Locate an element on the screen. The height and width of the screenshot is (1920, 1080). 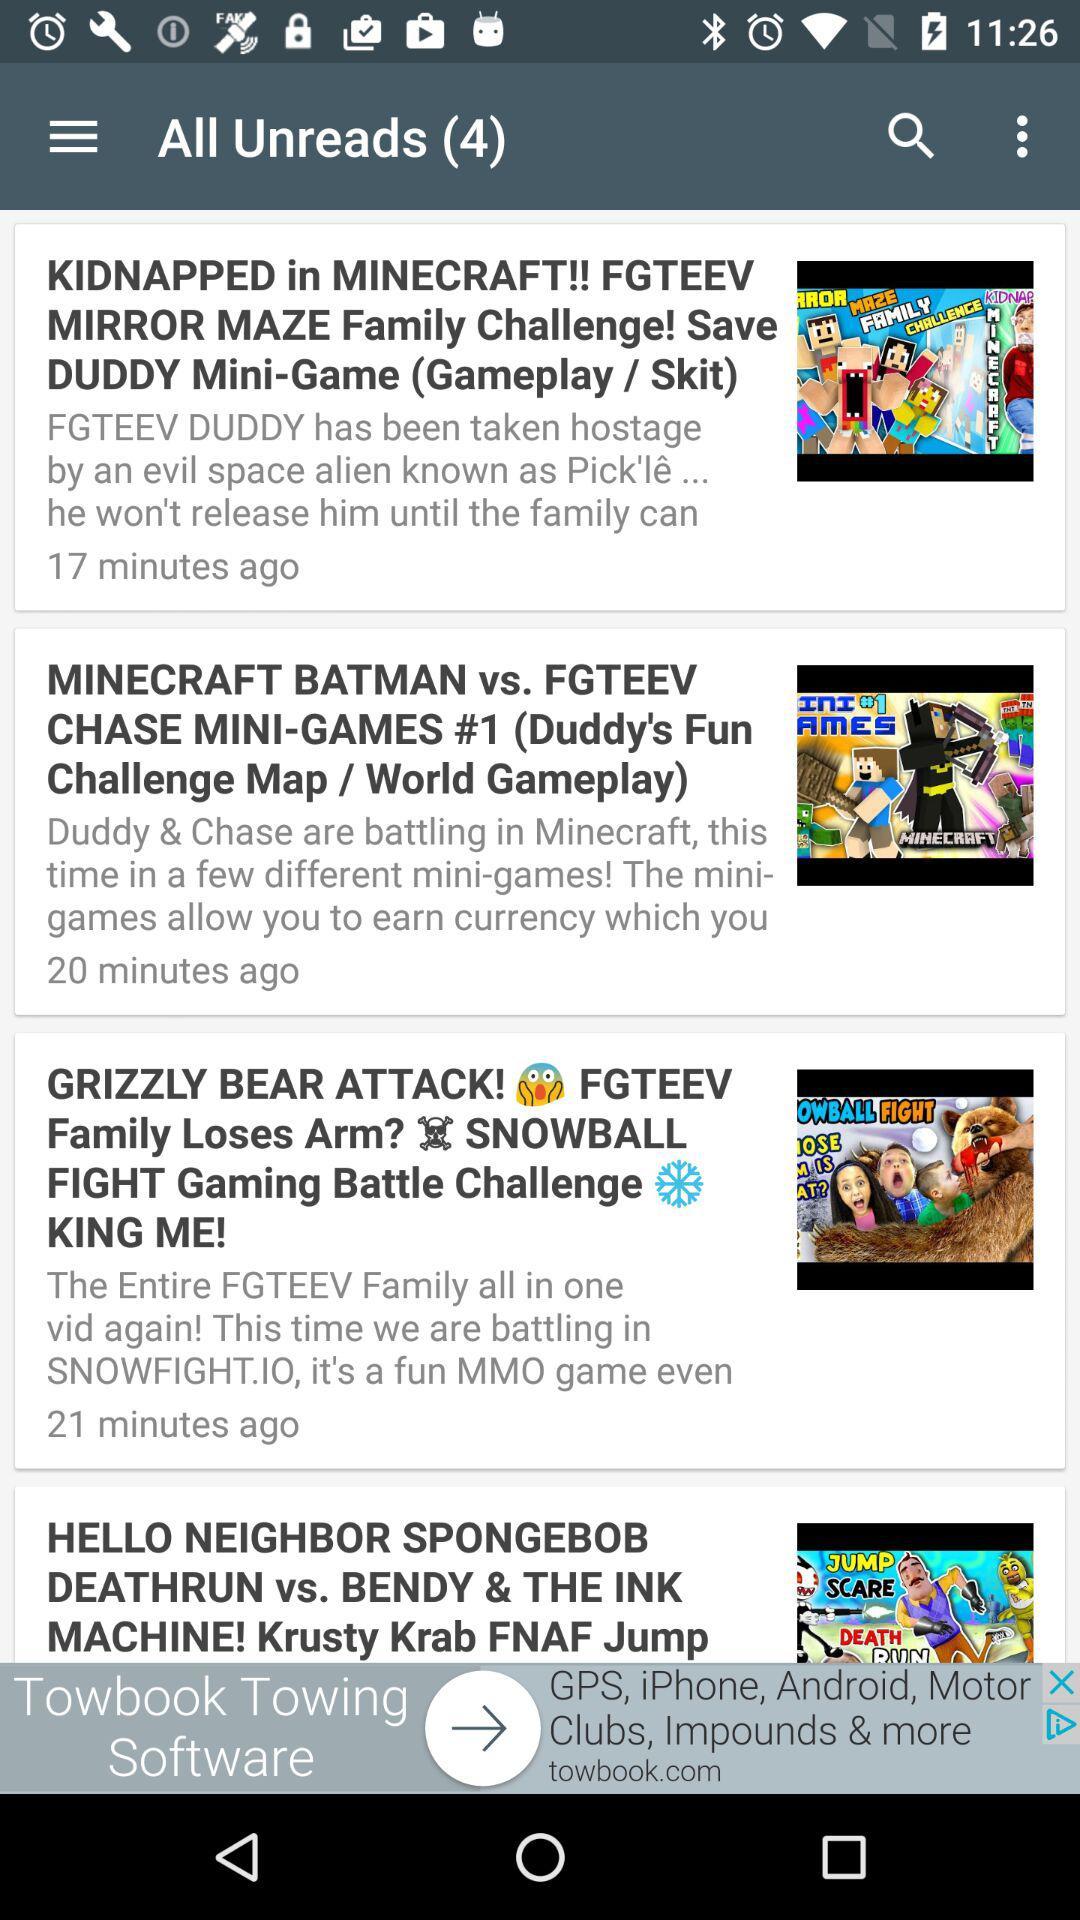
the fourth image which is on the bottom right corner of the page is located at coordinates (915, 1584).